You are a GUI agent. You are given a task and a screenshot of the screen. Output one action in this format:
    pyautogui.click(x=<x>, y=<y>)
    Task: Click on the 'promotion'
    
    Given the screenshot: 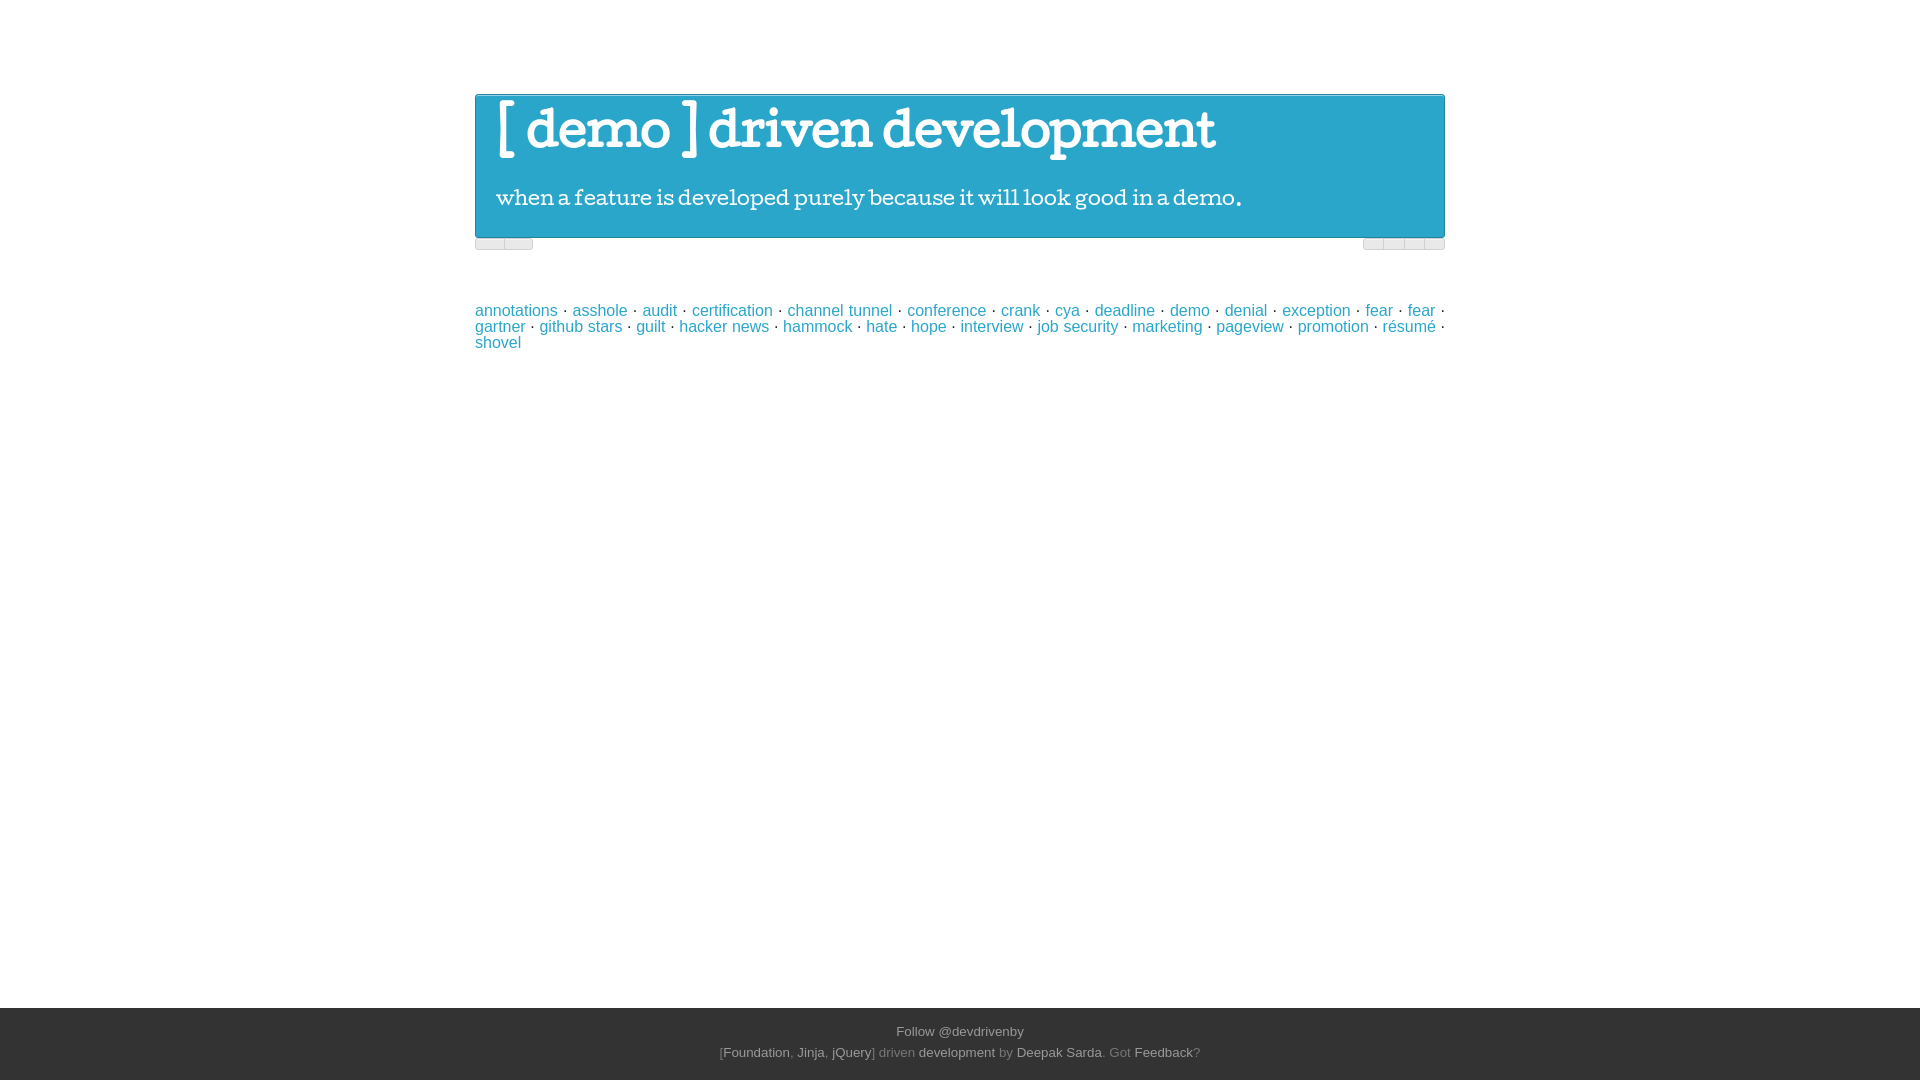 What is the action you would take?
    pyautogui.click(x=1333, y=325)
    